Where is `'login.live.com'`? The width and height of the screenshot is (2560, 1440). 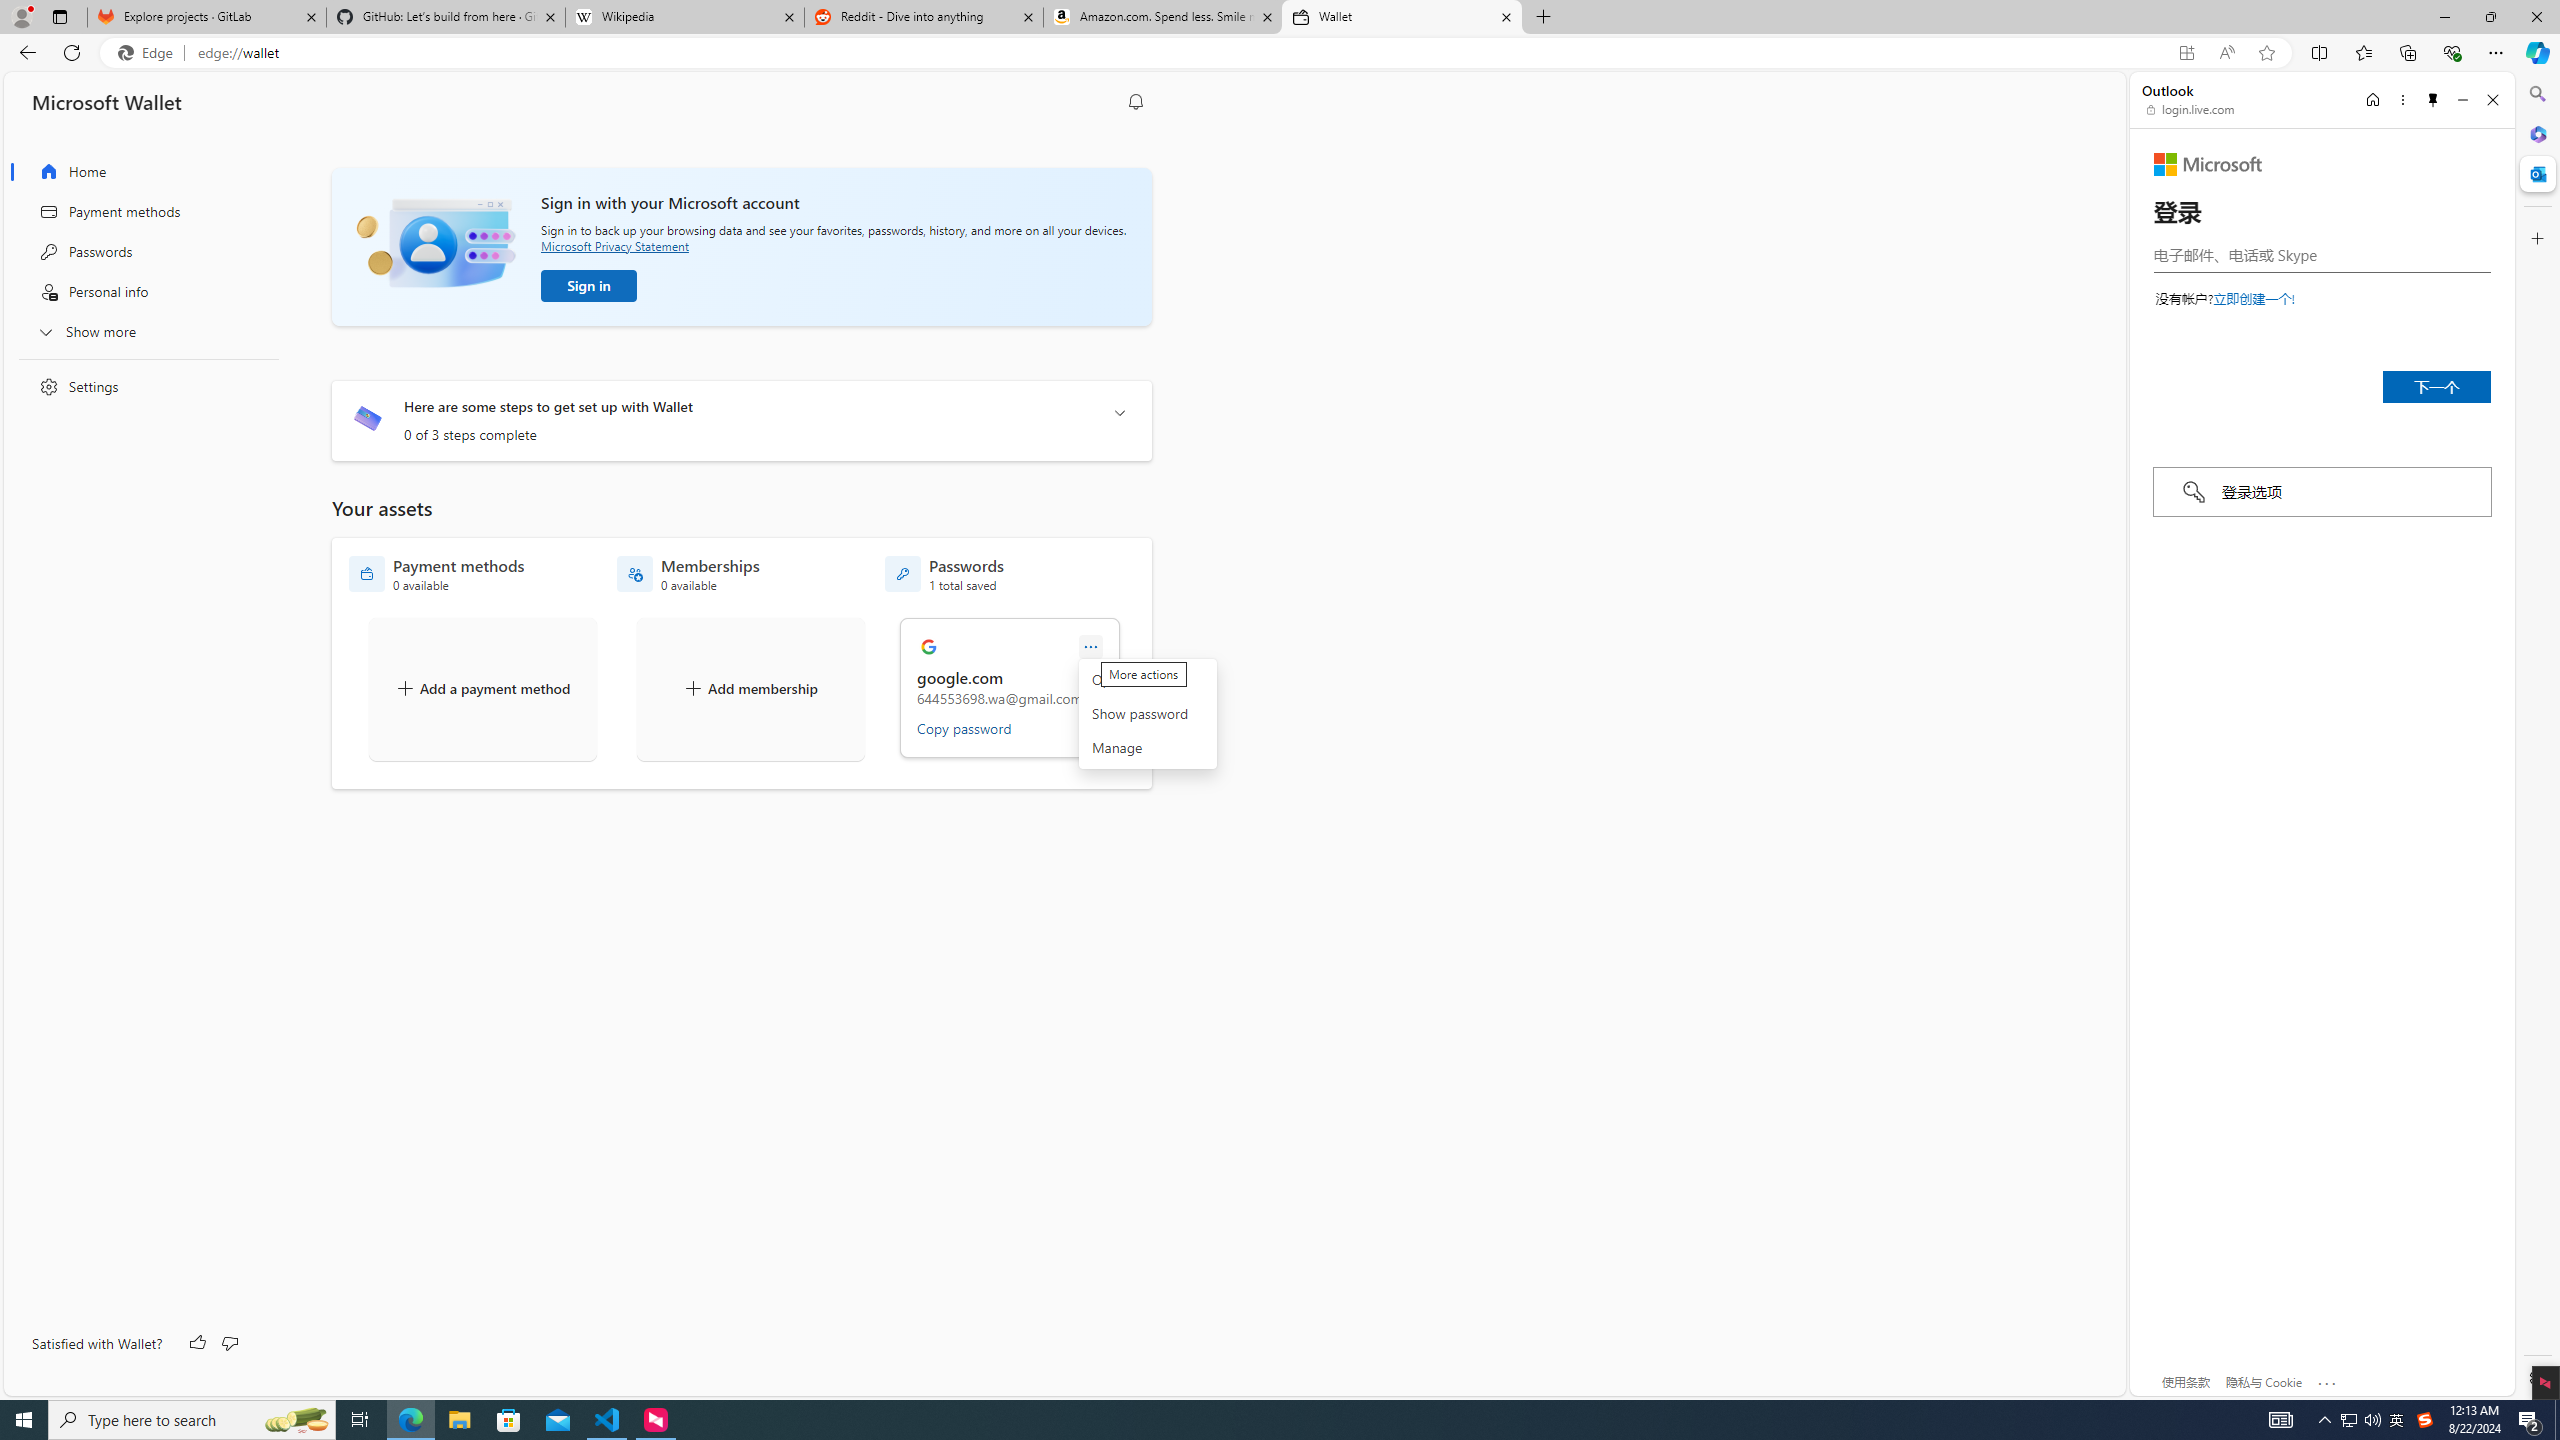
'login.live.com' is located at coordinates (2190, 108).